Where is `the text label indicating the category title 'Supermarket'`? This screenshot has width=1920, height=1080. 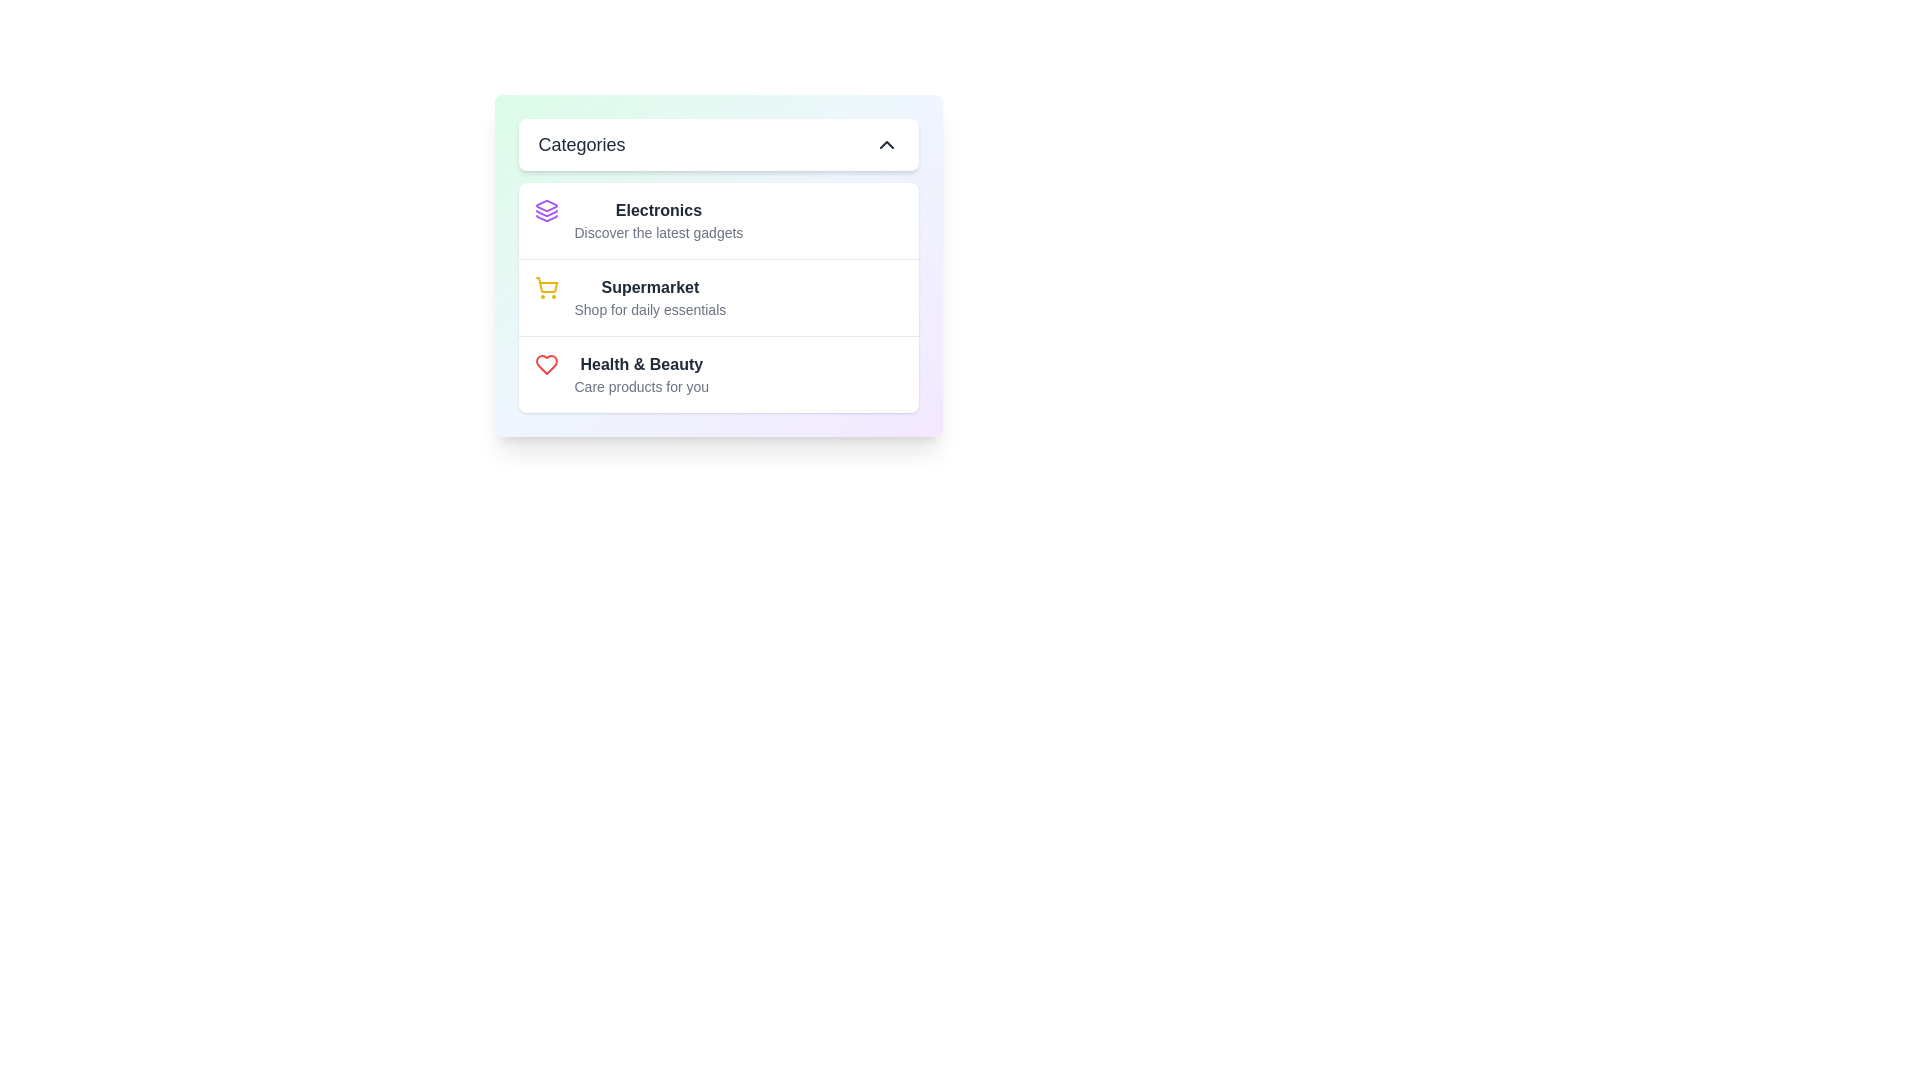 the text label indicating the category title 'Supermarket' is located at coordinates (650, 288).